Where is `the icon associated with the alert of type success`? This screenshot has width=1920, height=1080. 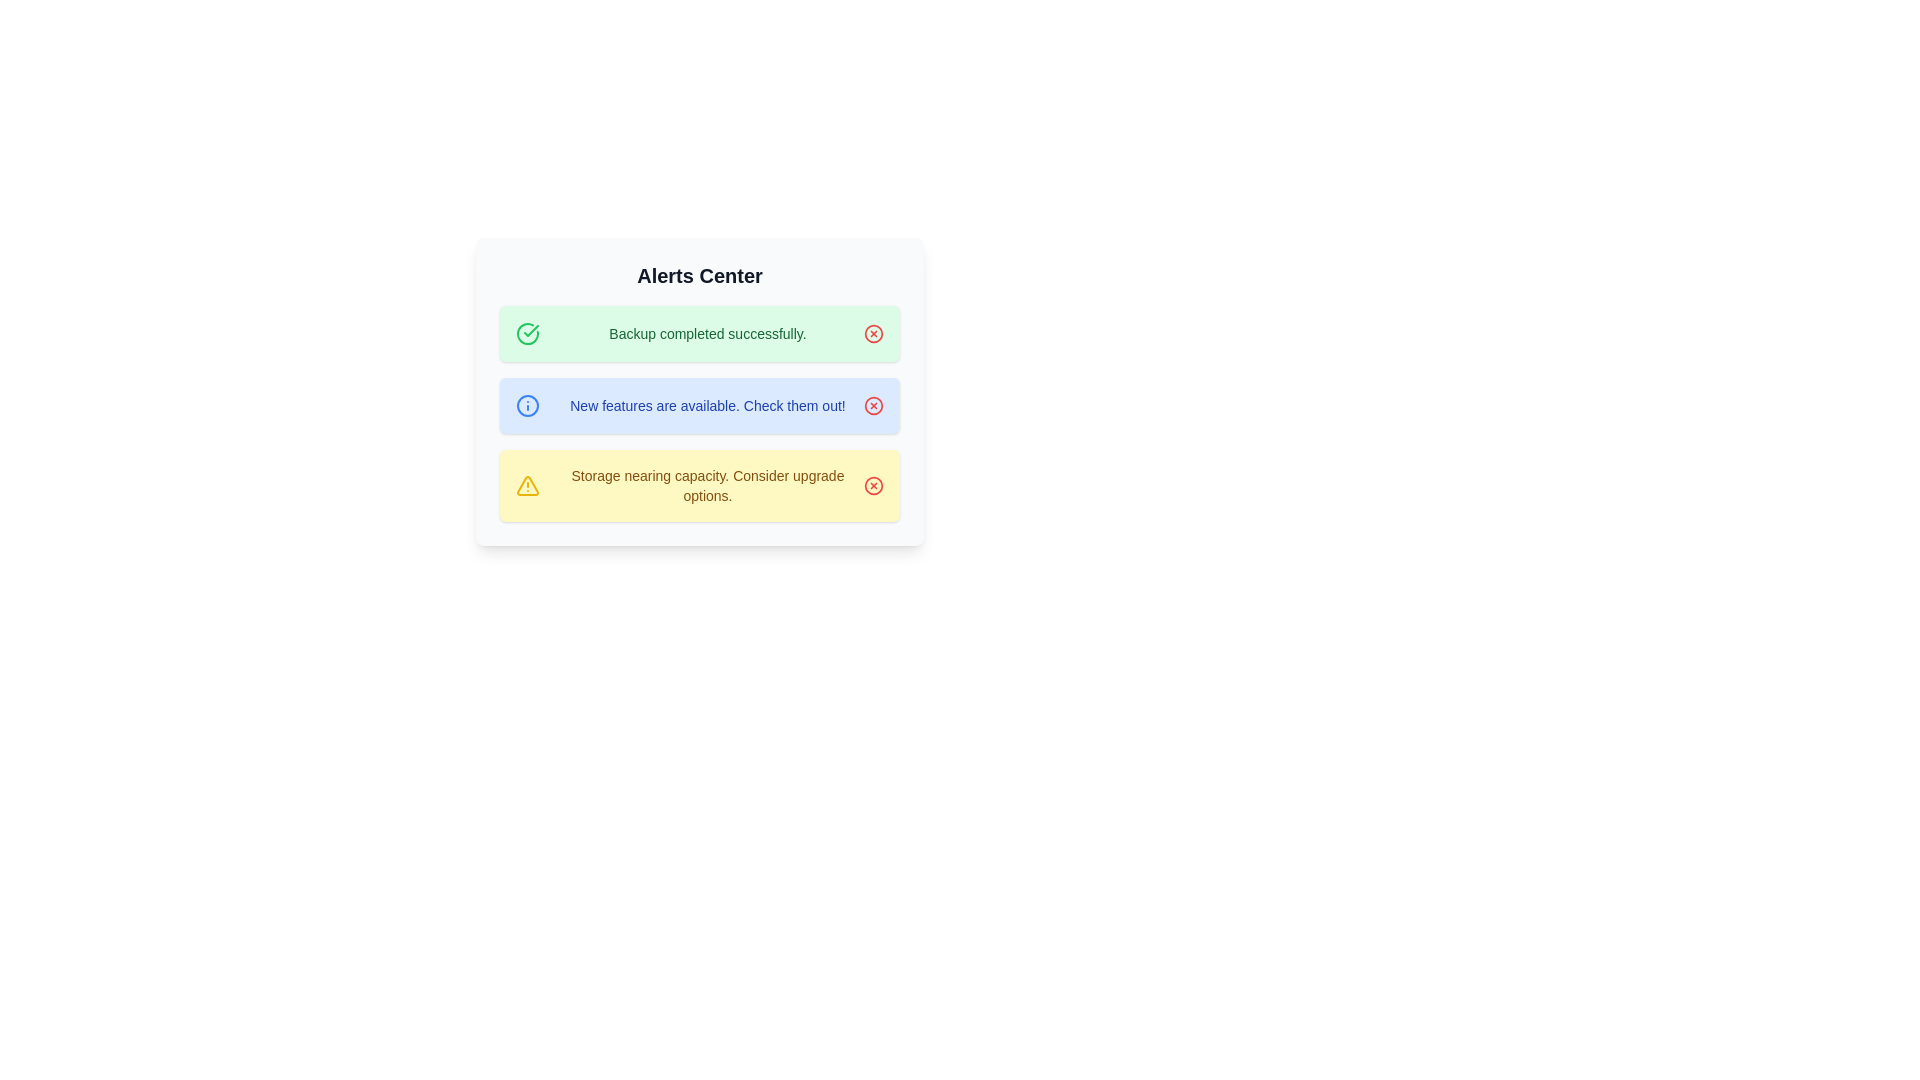 the icon associated with the alert of type success is located at coordinates (528, 333).